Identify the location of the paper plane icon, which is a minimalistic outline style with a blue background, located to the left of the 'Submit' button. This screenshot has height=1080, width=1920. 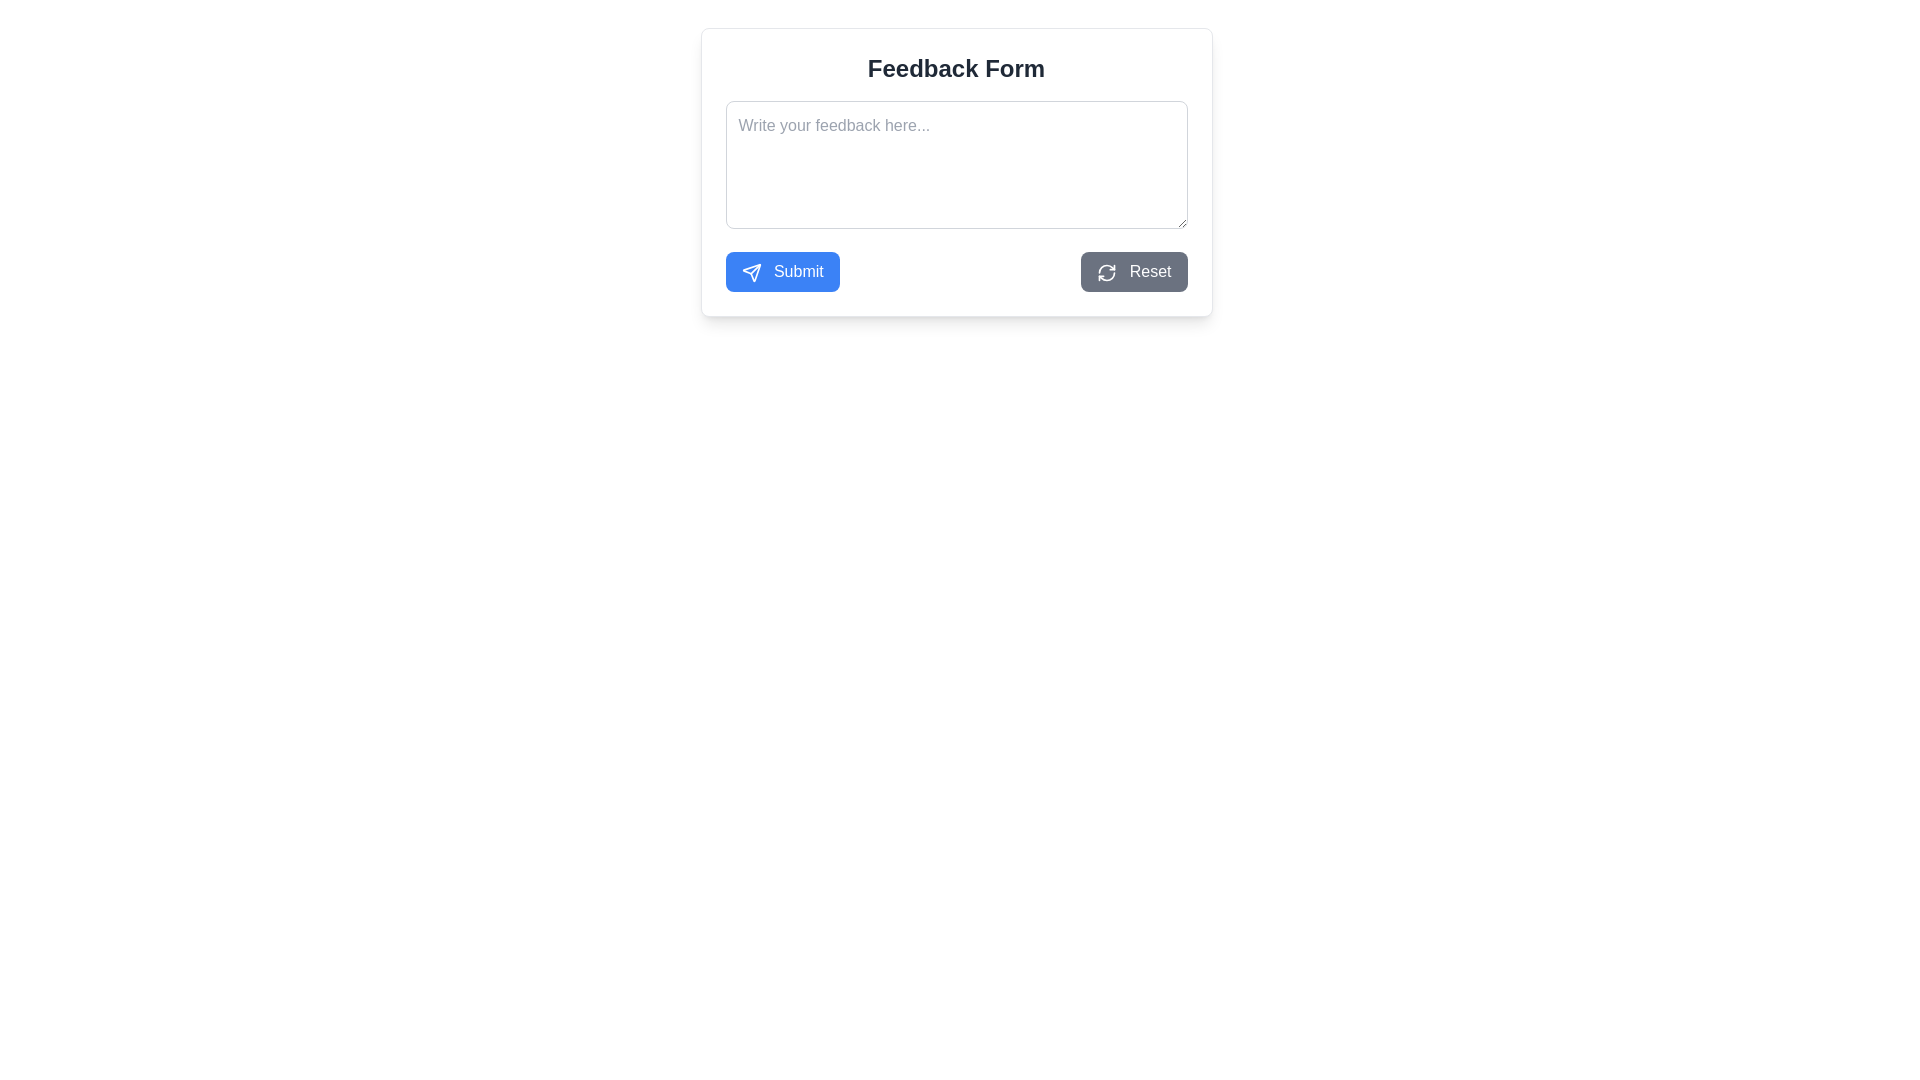
(750, 272).